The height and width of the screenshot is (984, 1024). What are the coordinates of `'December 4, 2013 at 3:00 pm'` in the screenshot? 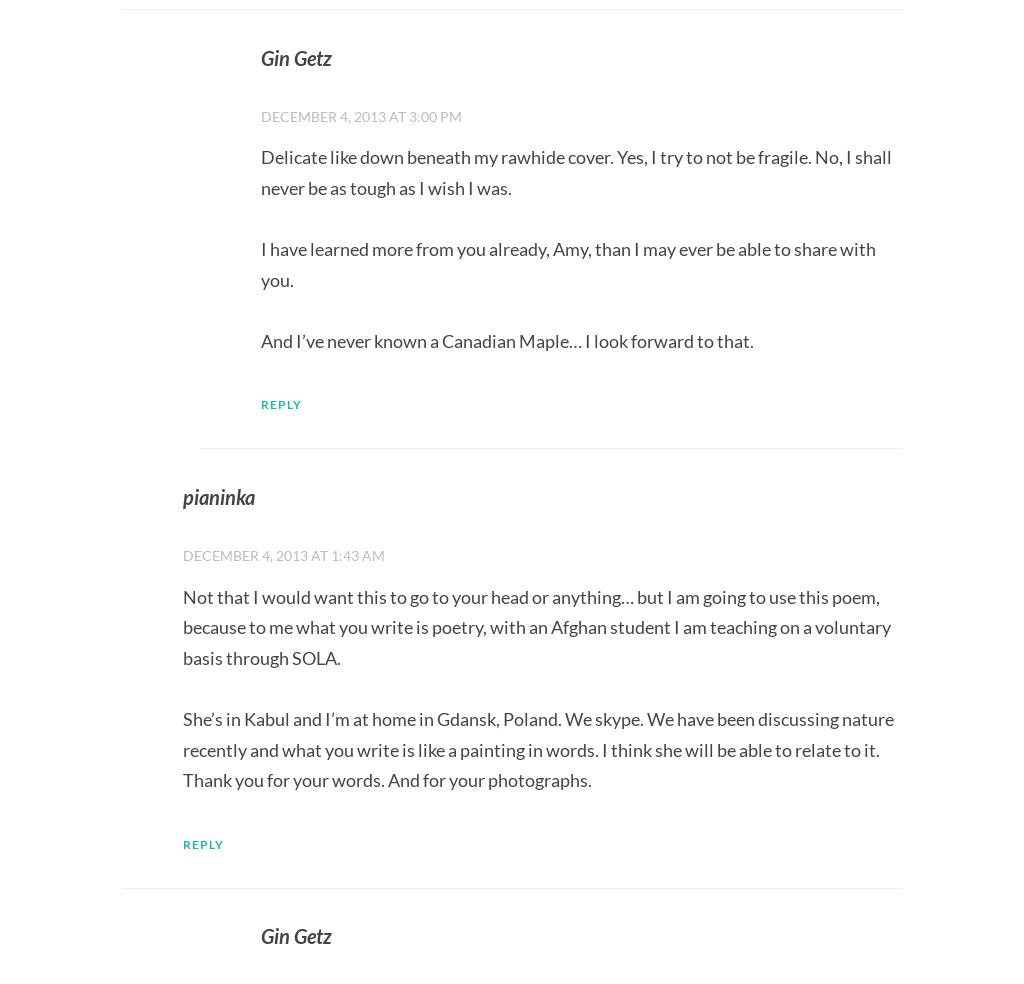 It's located at (361, 114).